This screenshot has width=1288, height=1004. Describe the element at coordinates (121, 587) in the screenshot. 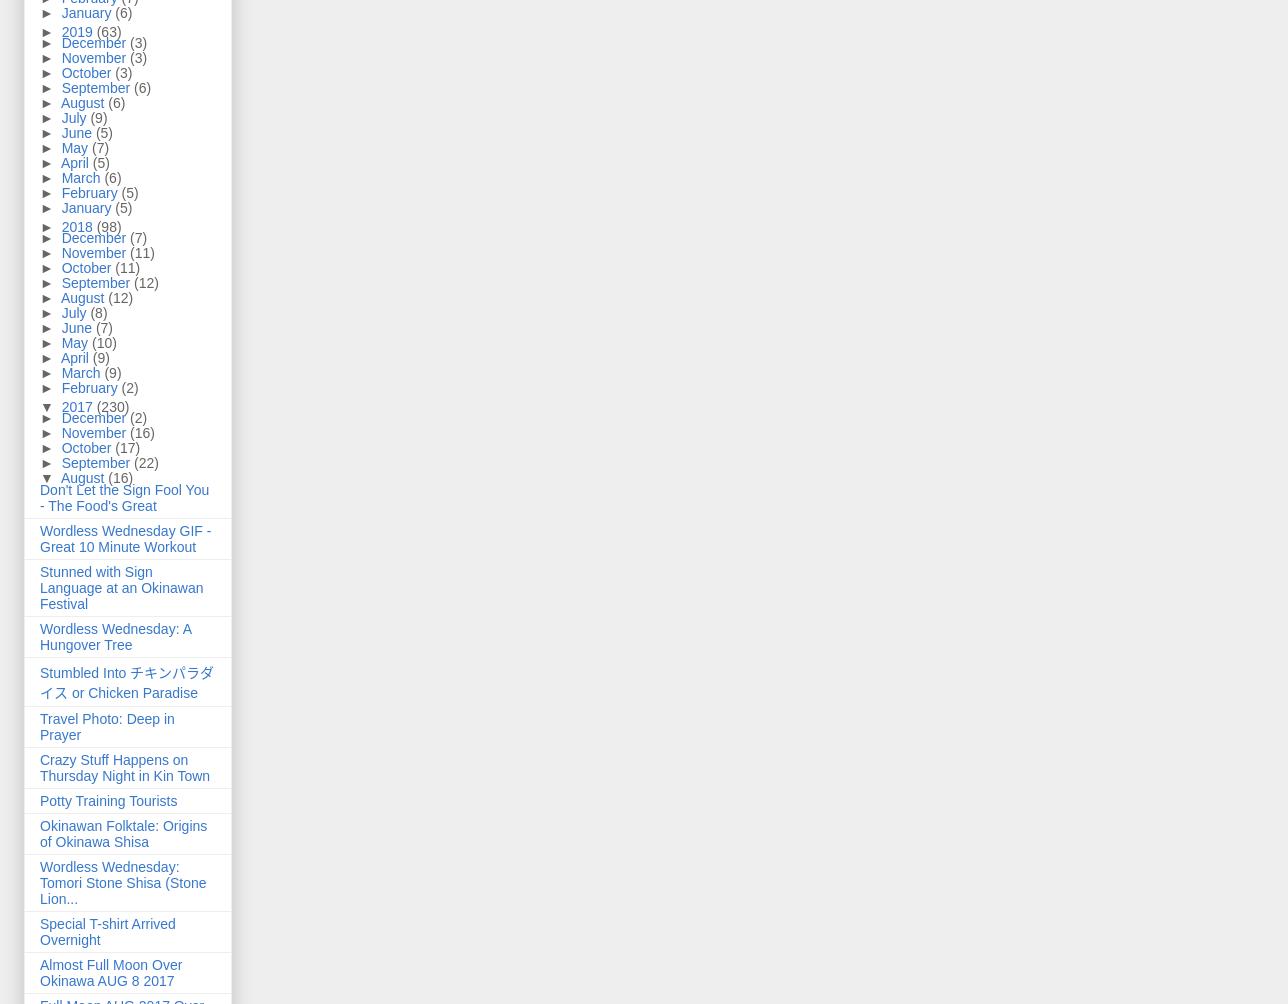

I see `'Stunned with Sign Language at an Okinawan Festival'` at that location.